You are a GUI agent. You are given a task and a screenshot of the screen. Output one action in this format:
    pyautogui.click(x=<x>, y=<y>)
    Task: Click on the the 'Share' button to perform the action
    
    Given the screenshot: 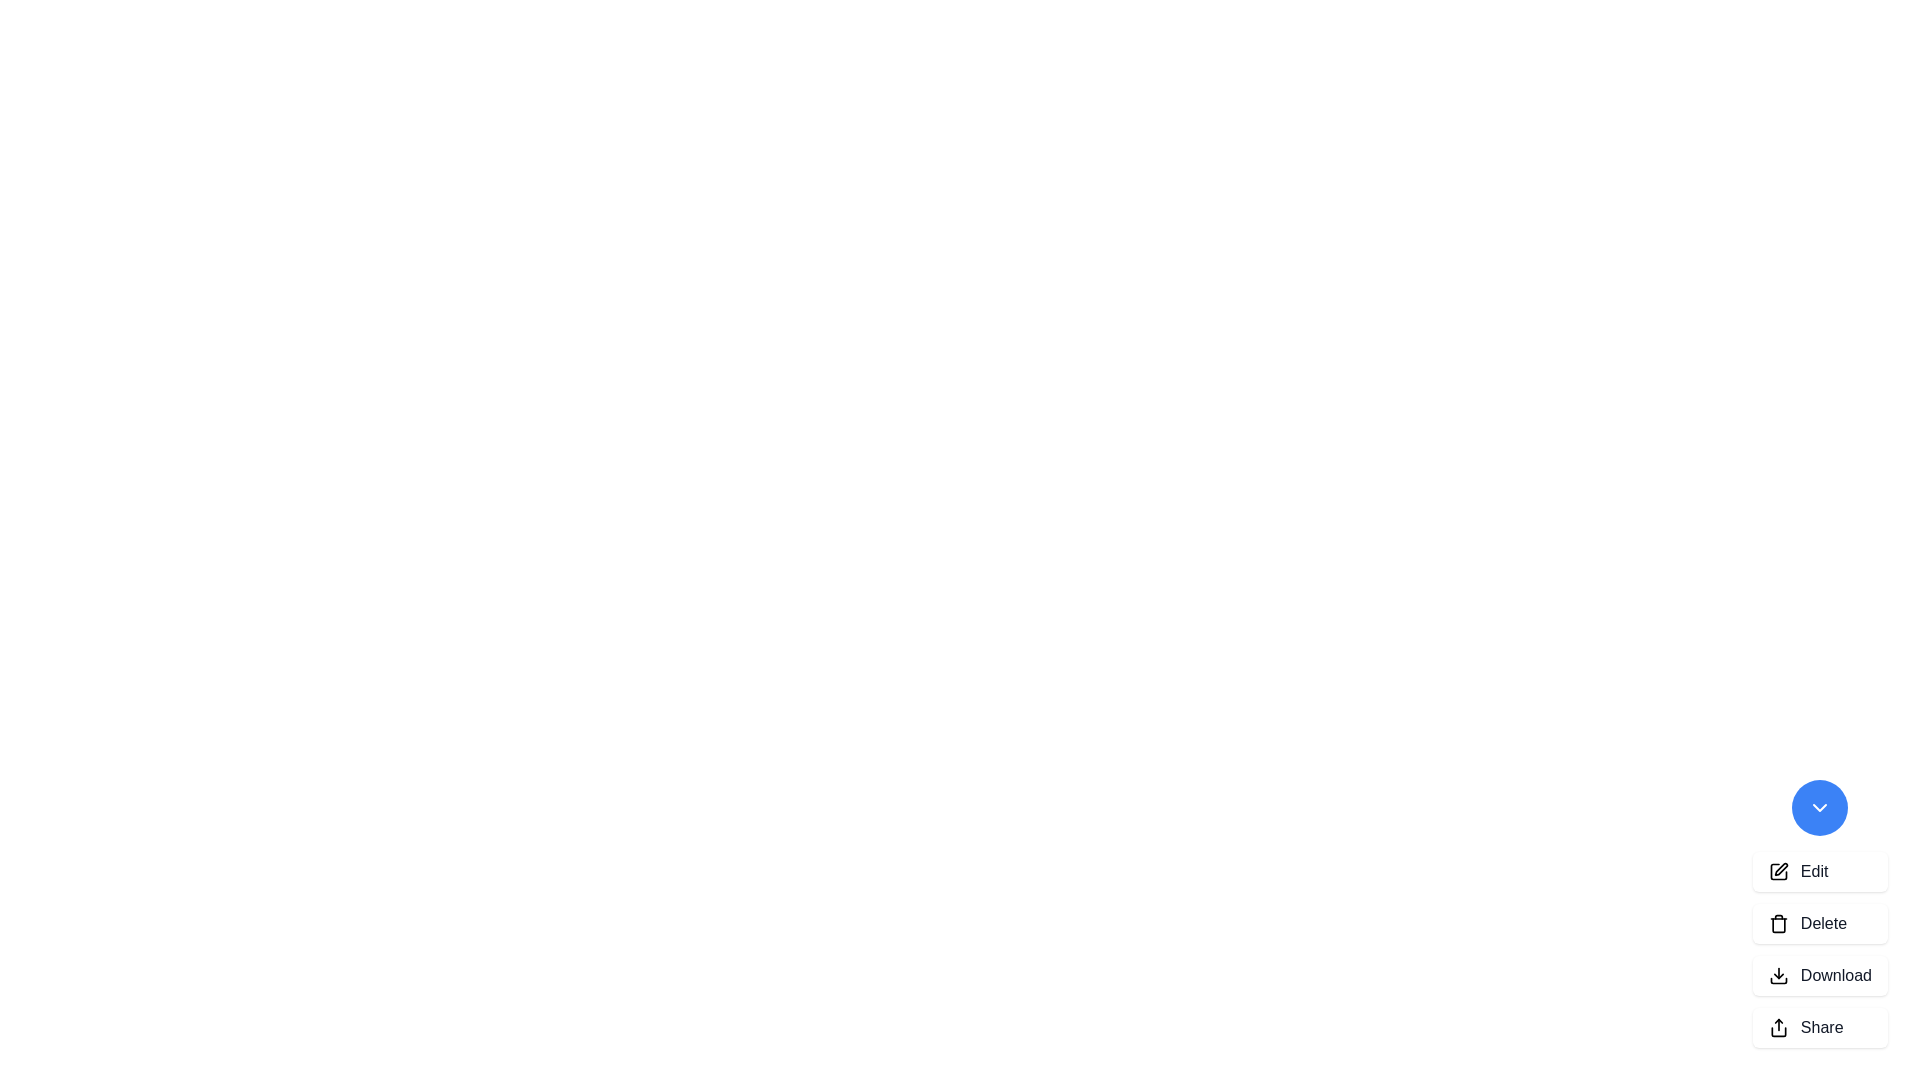 What is the action you would take?
    pyautogui.click(x=1819, y=1028)
    